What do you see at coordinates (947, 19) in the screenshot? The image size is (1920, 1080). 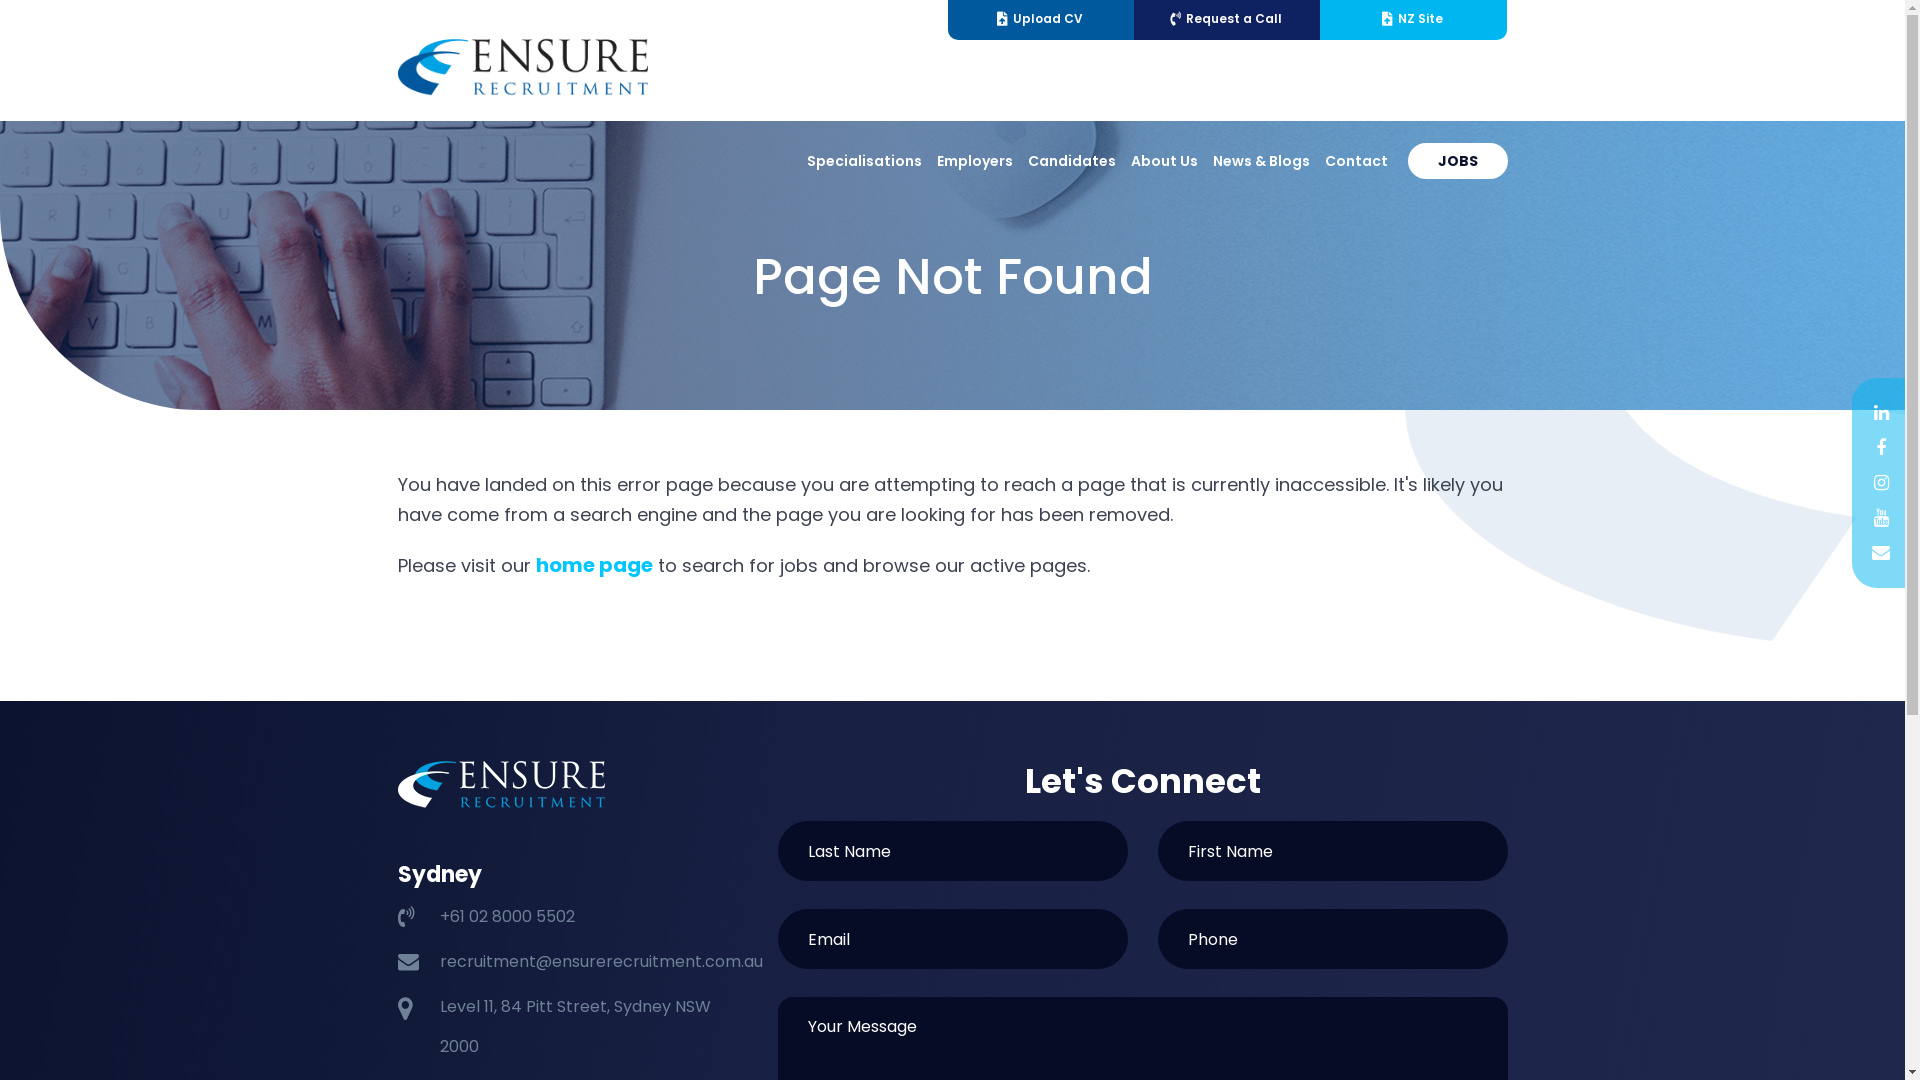 I see `'Upload CV'` at bounding box center [947, 19].